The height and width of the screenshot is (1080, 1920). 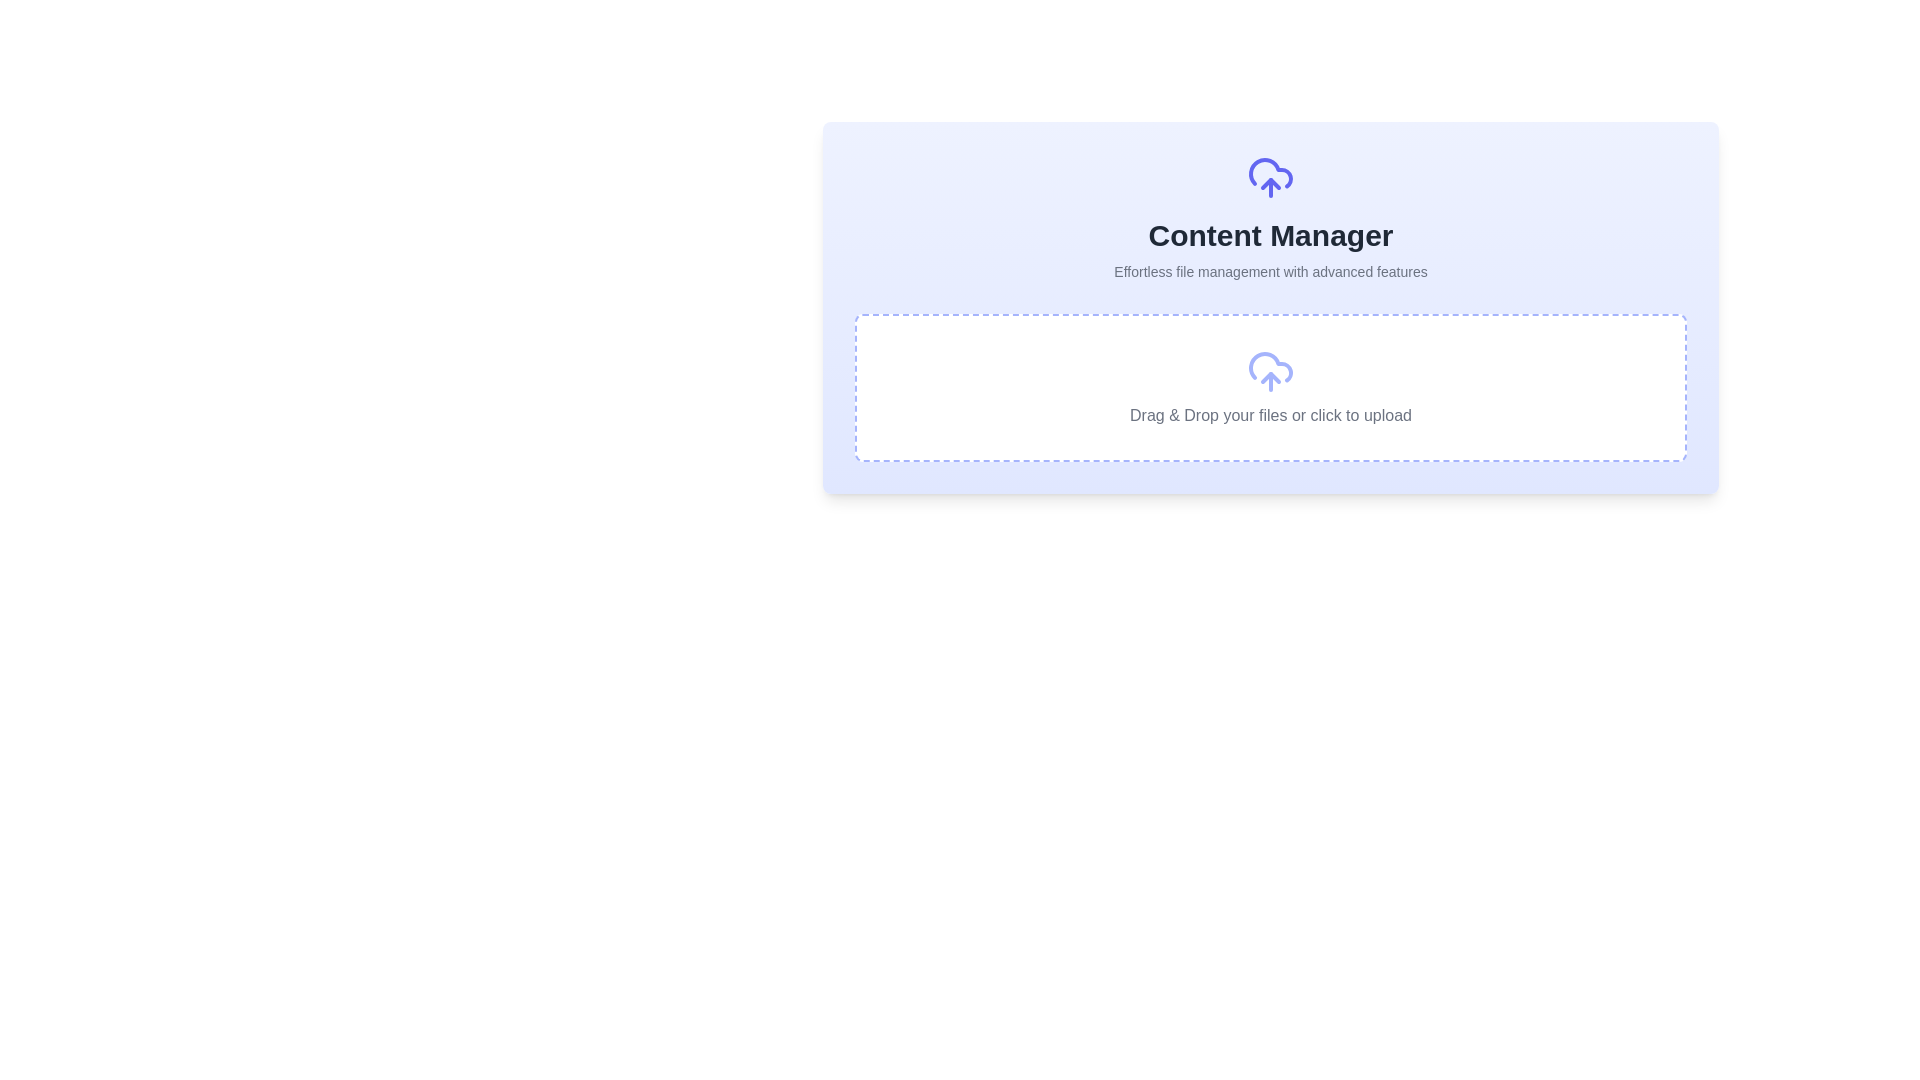 What do you see at coordinates (1270, 378) in the screenshot?
I see `the indigo-blue cloud-upload icon, which is an upwards-facing arrow above a dashed rectangular box in the 'Content Manager' section` at bounding box center [1270, 378].